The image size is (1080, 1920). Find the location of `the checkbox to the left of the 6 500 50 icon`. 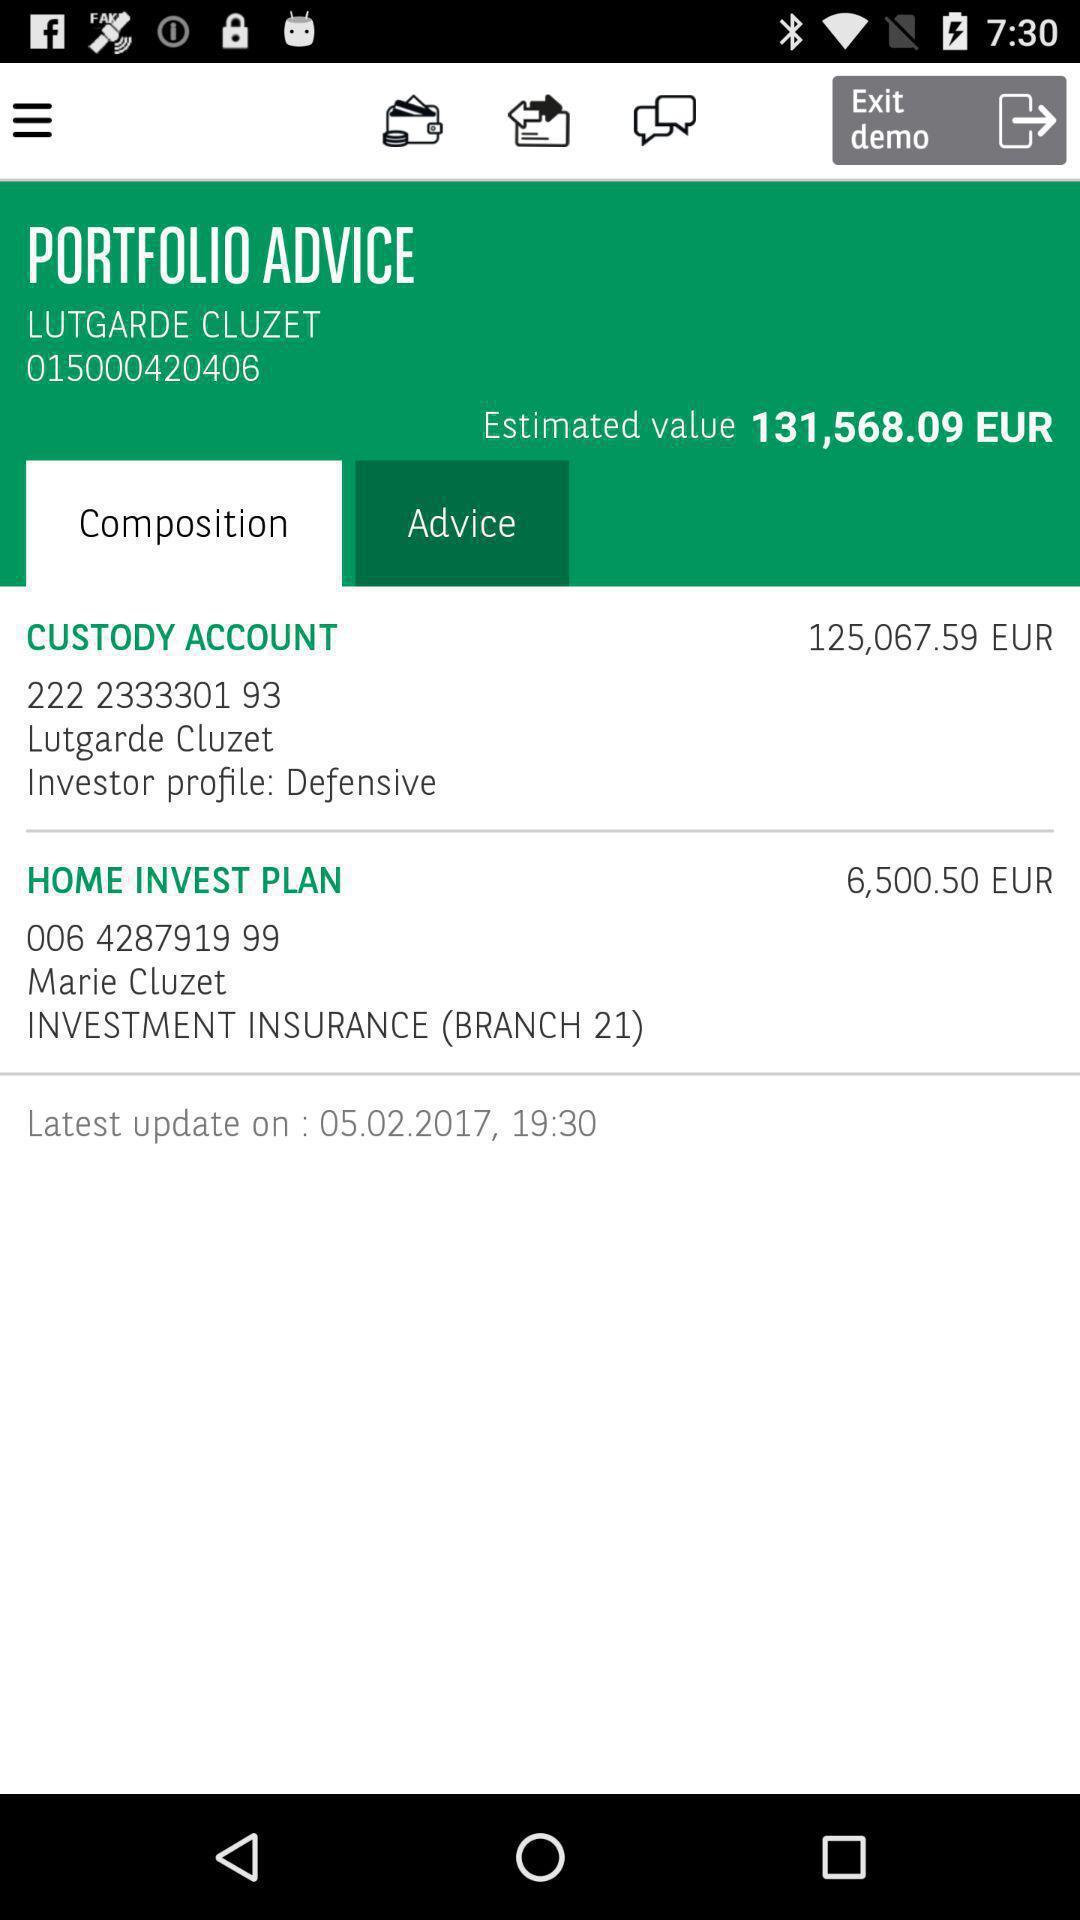

the checkbox to the left of the 6 500 50 icon is located at coordinates (422, 880).